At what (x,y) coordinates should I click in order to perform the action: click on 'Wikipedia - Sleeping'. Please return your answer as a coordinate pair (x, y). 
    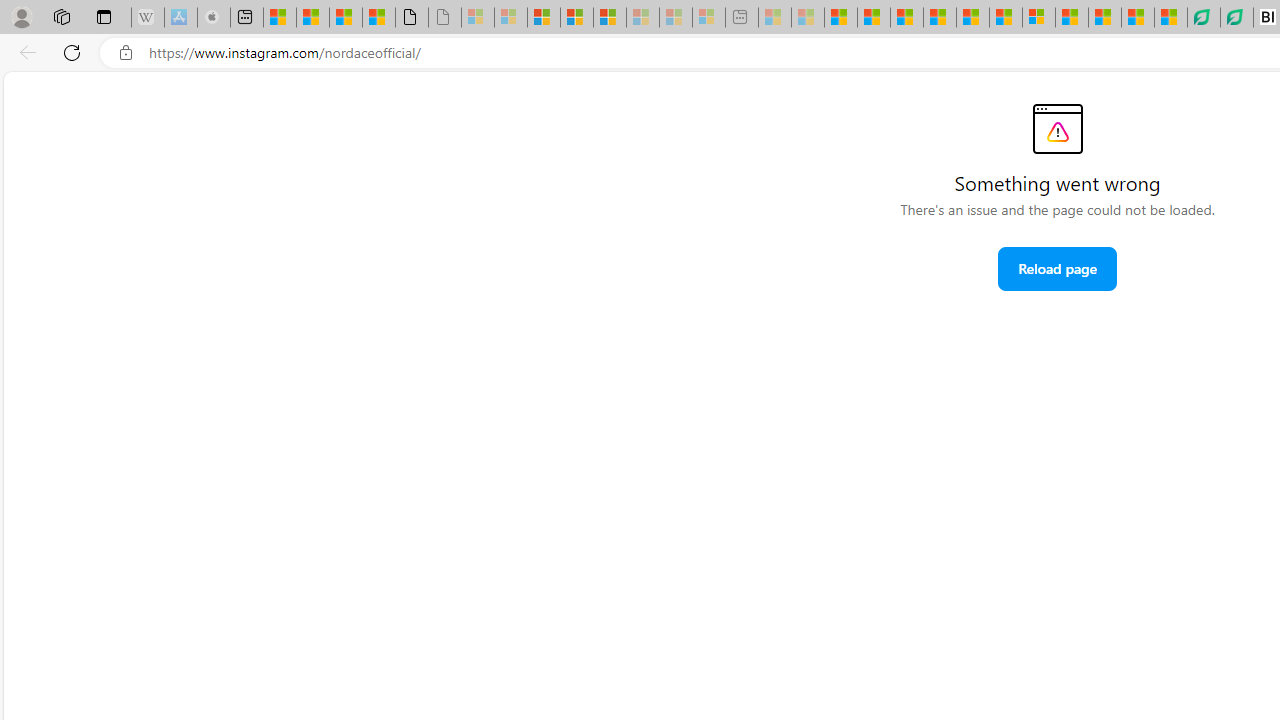
    Looking at the image, I should click on (146, 17).